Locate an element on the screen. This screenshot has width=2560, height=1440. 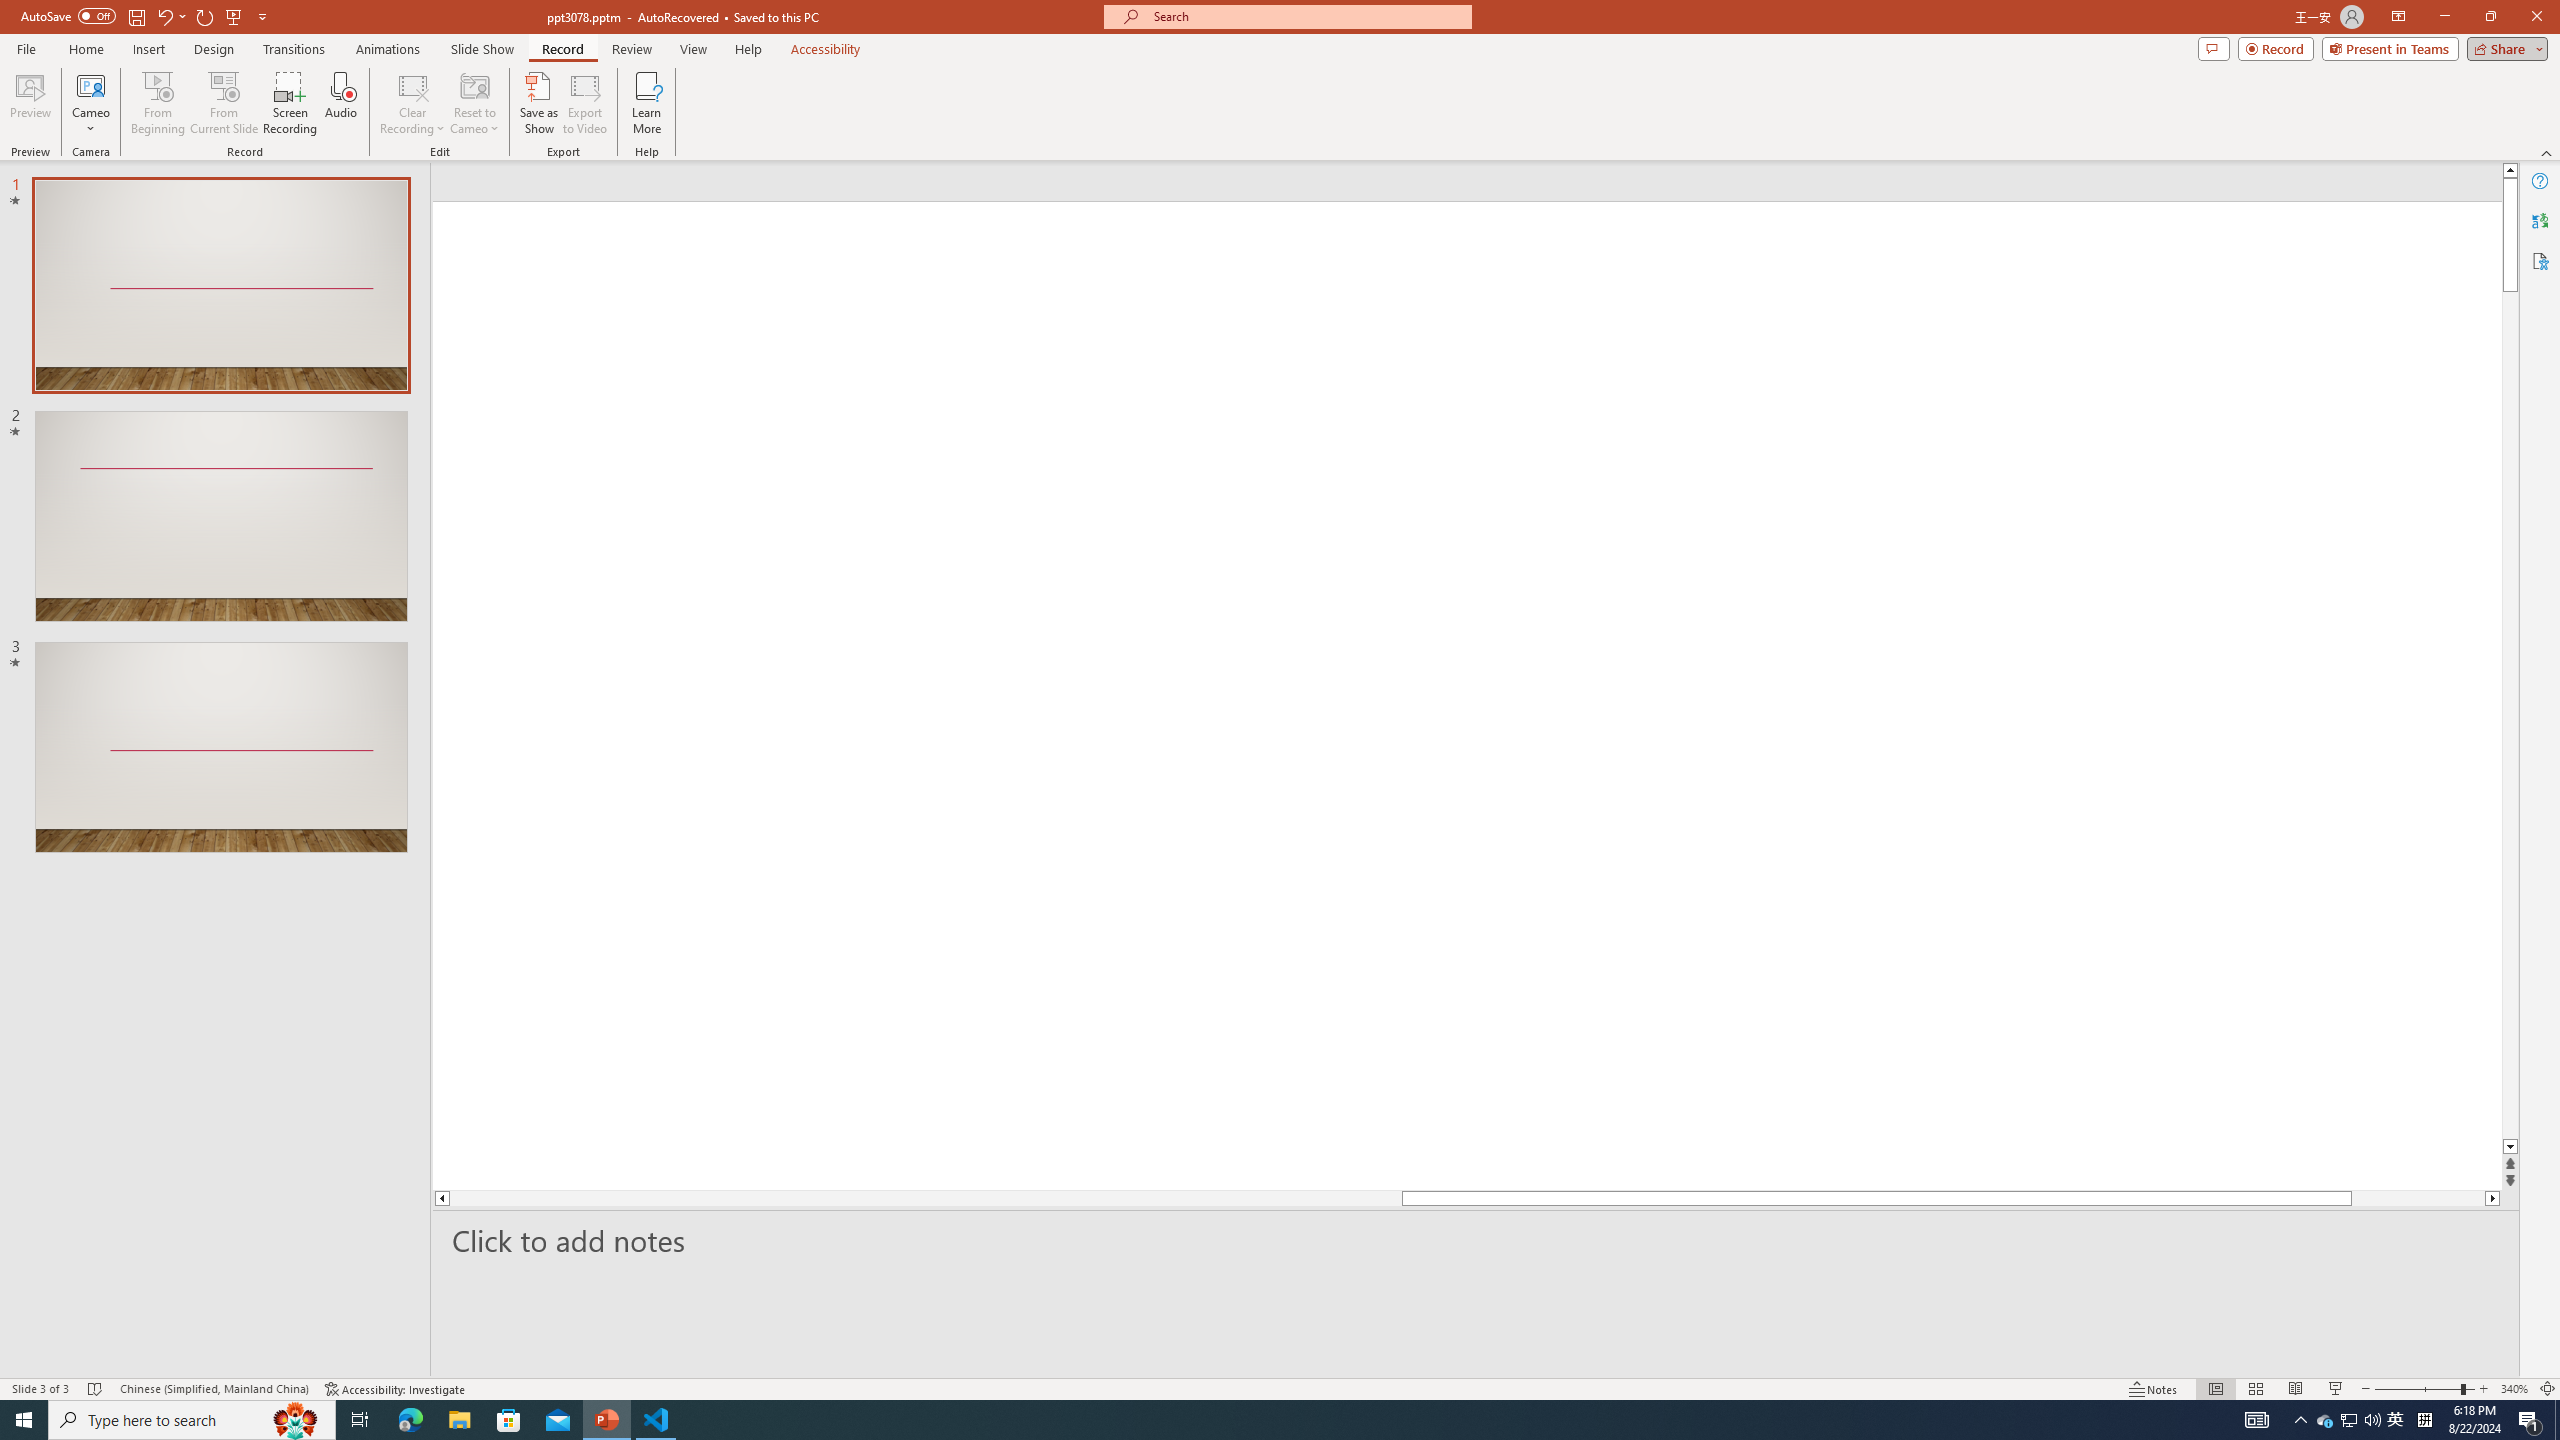
'Screen Recording' is located at coordinates (289, 103).